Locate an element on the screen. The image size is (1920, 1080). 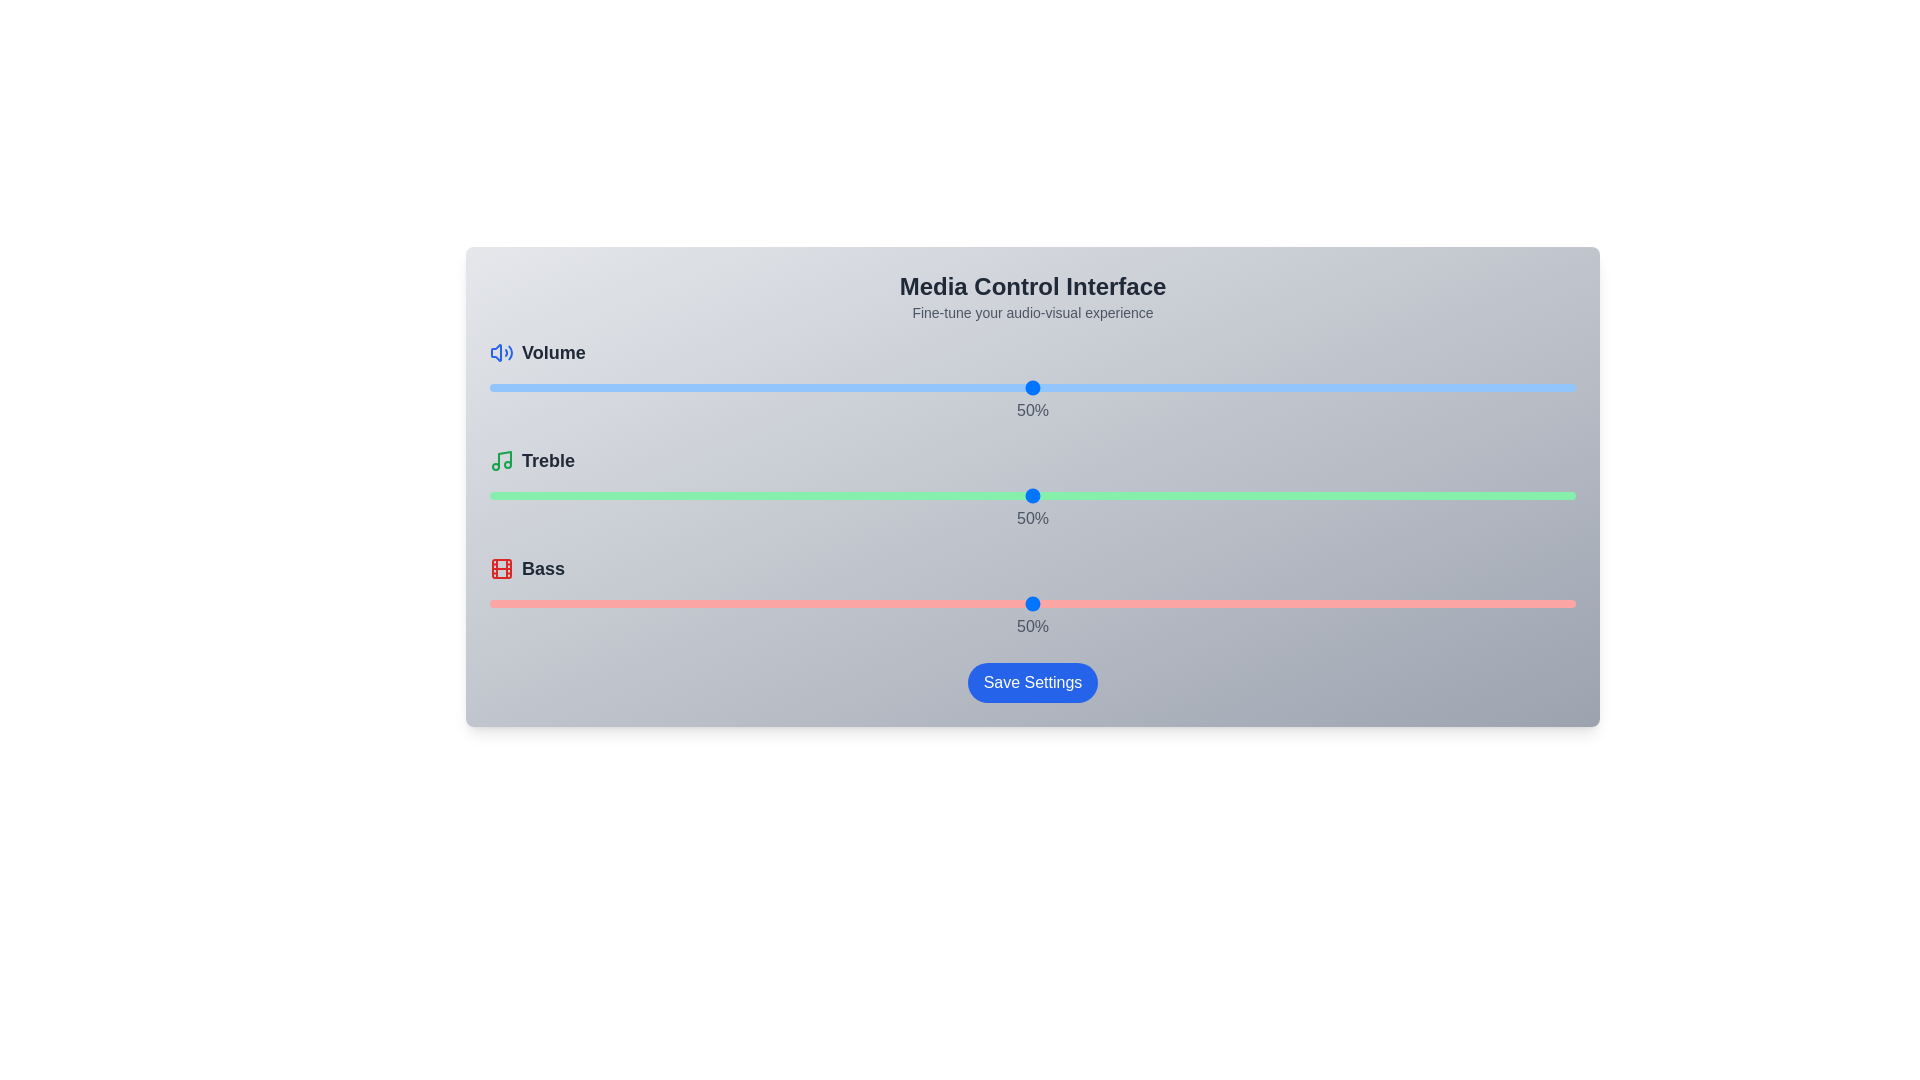
the slider value is located at coordinates (727, 495).